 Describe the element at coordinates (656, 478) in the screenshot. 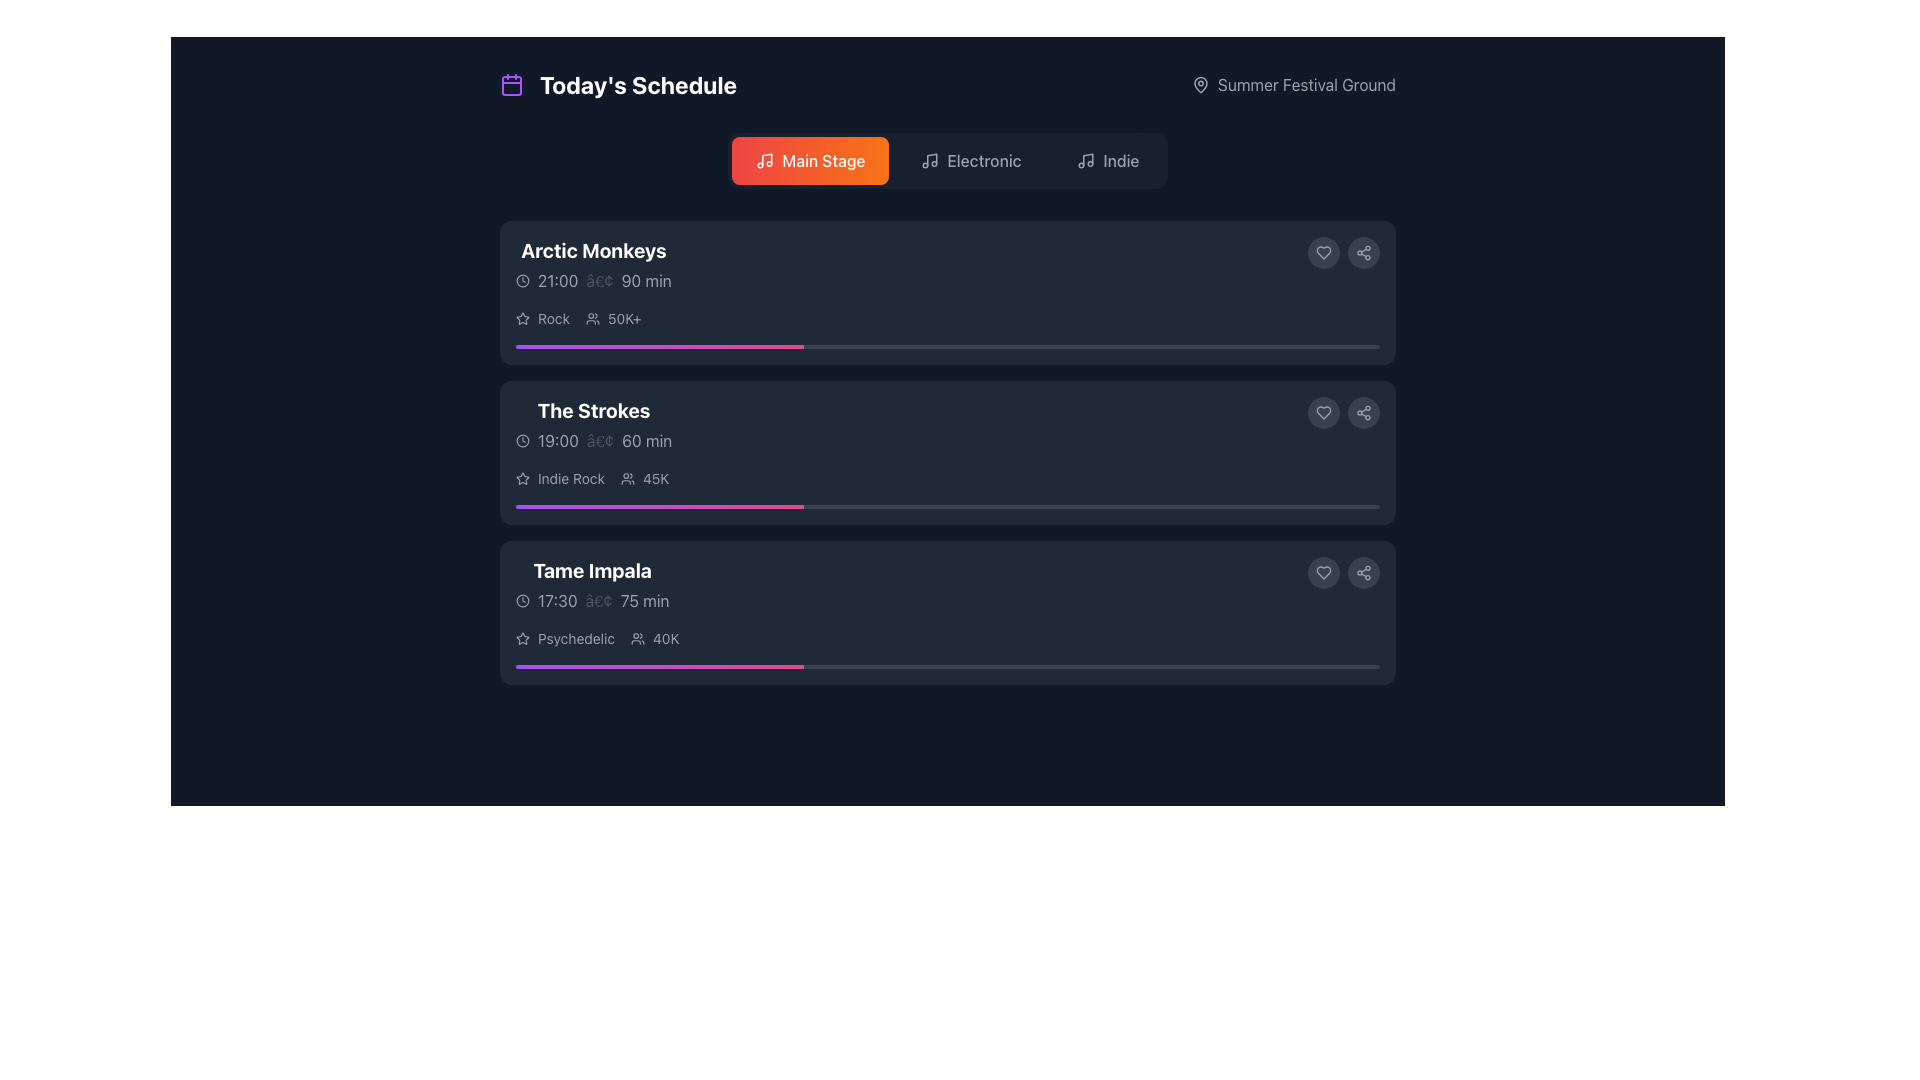

I see `the static text component displaying '45K', which indicates the number of attendees, located in the lower left area of the event card labeled 'The Strokes'` at that location.